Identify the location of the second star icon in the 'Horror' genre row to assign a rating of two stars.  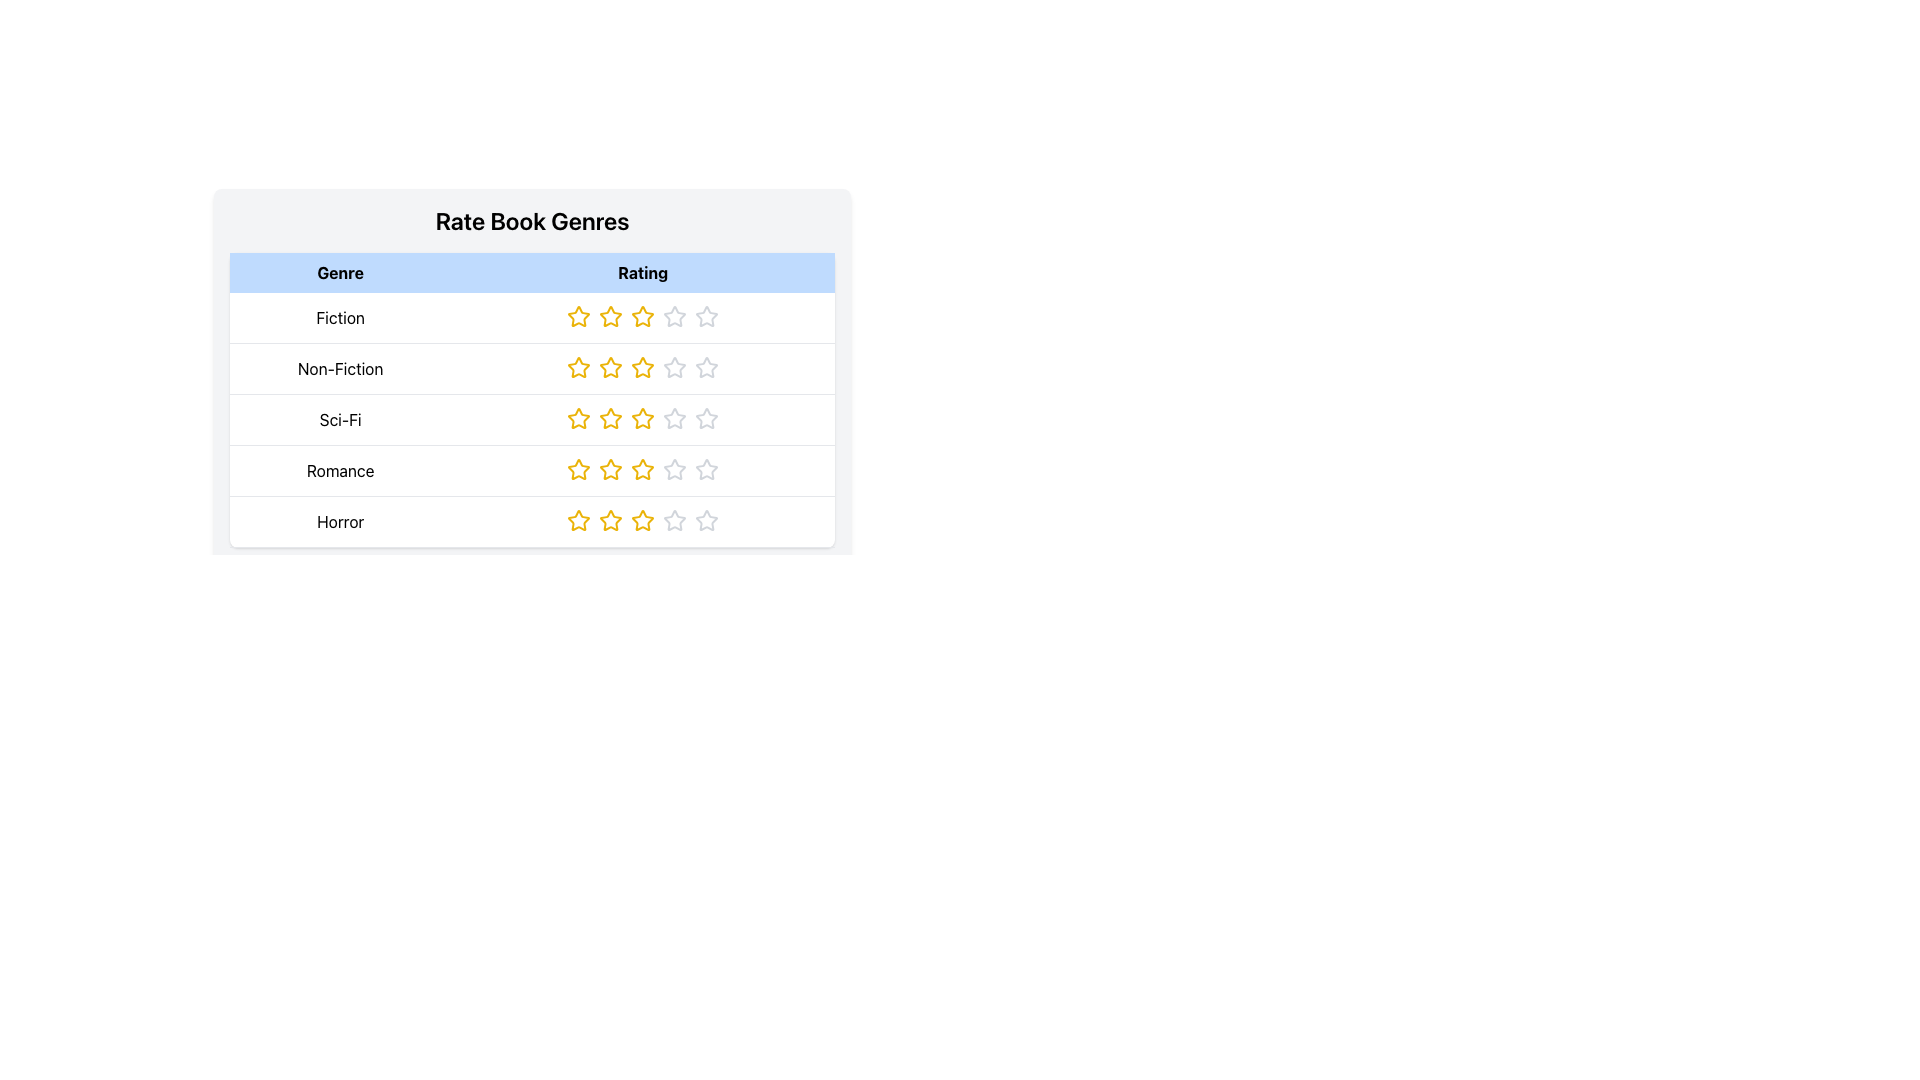
(610, 519).